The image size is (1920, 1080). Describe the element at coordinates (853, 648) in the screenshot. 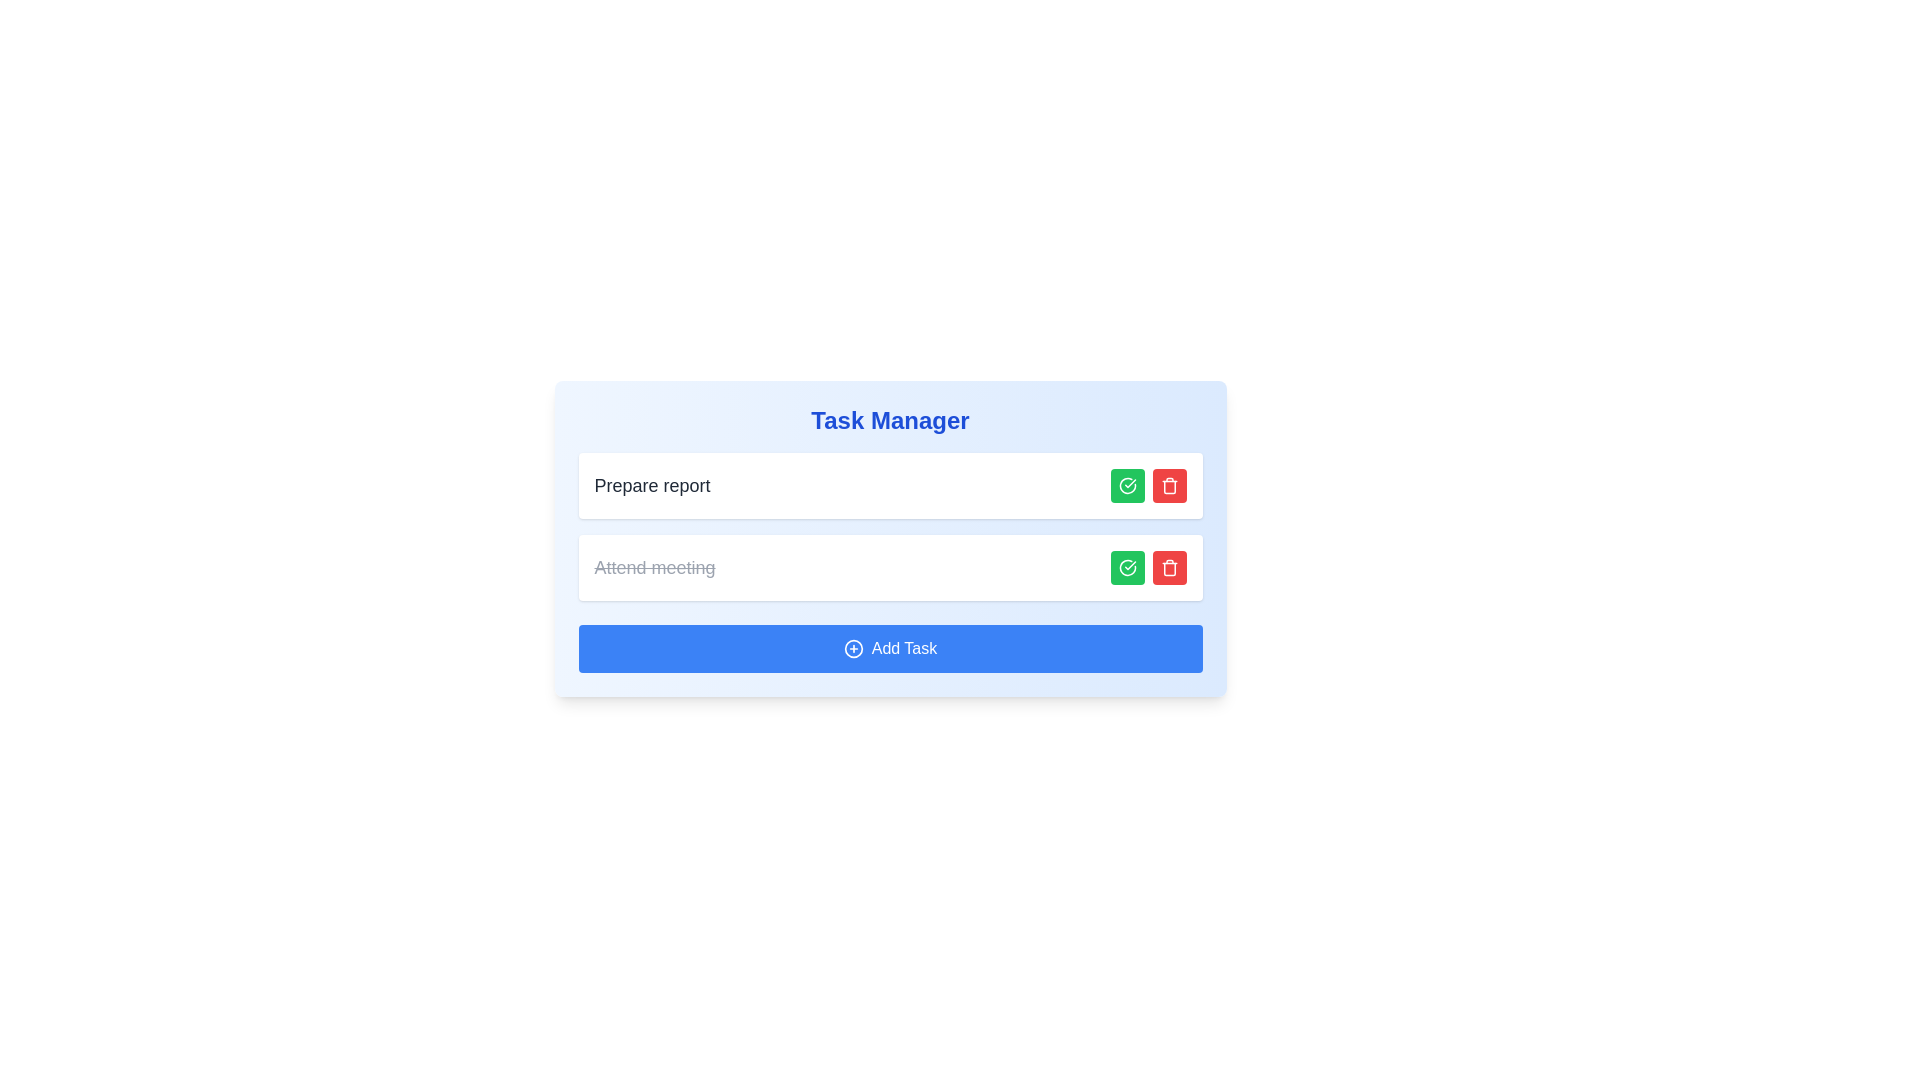

I see `the appearance of the 'Add Task' icon located on the left side of the 'Add Task' button at the bottom section of the interface` at that location.